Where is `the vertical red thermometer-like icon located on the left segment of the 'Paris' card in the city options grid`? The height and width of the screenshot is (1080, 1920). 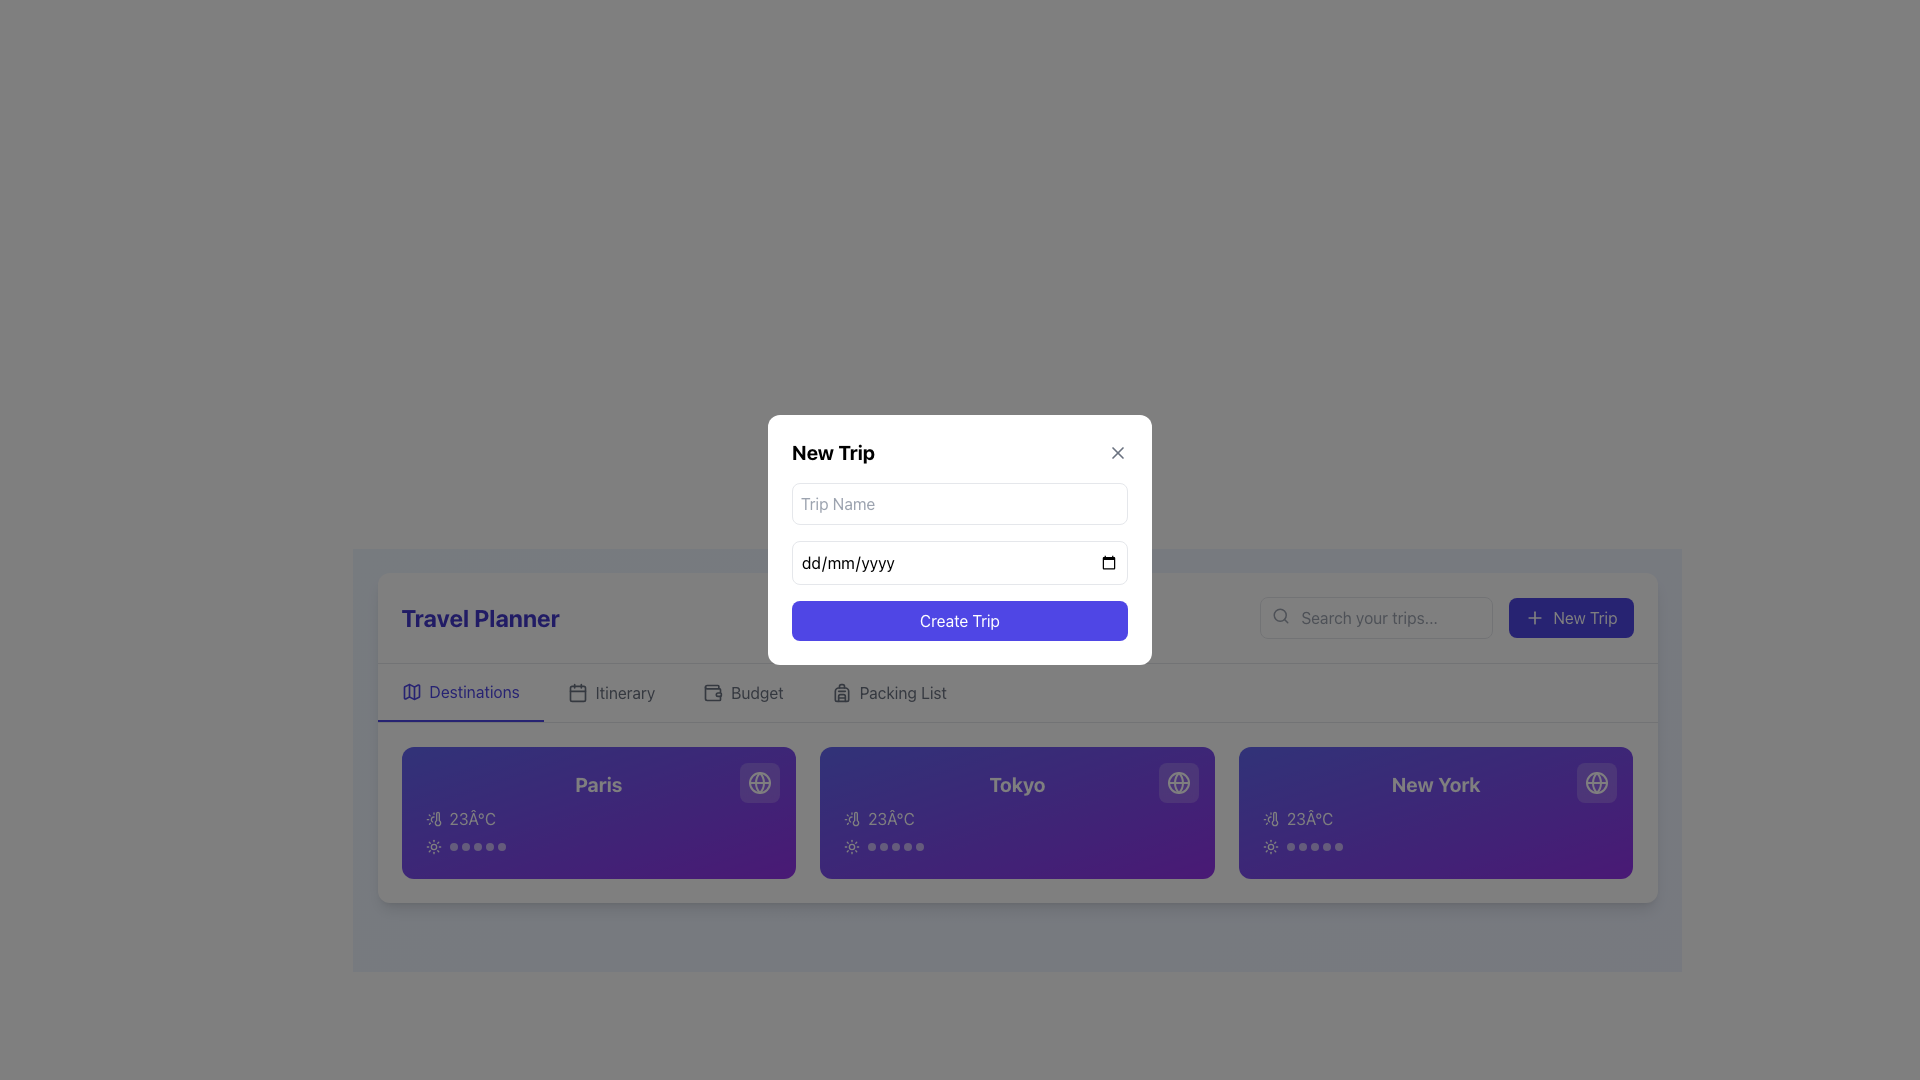 the vertical red thermometer-like icon located on the left segment of the 'Paris' card in the city options grid is located at coordinates (436, 818).